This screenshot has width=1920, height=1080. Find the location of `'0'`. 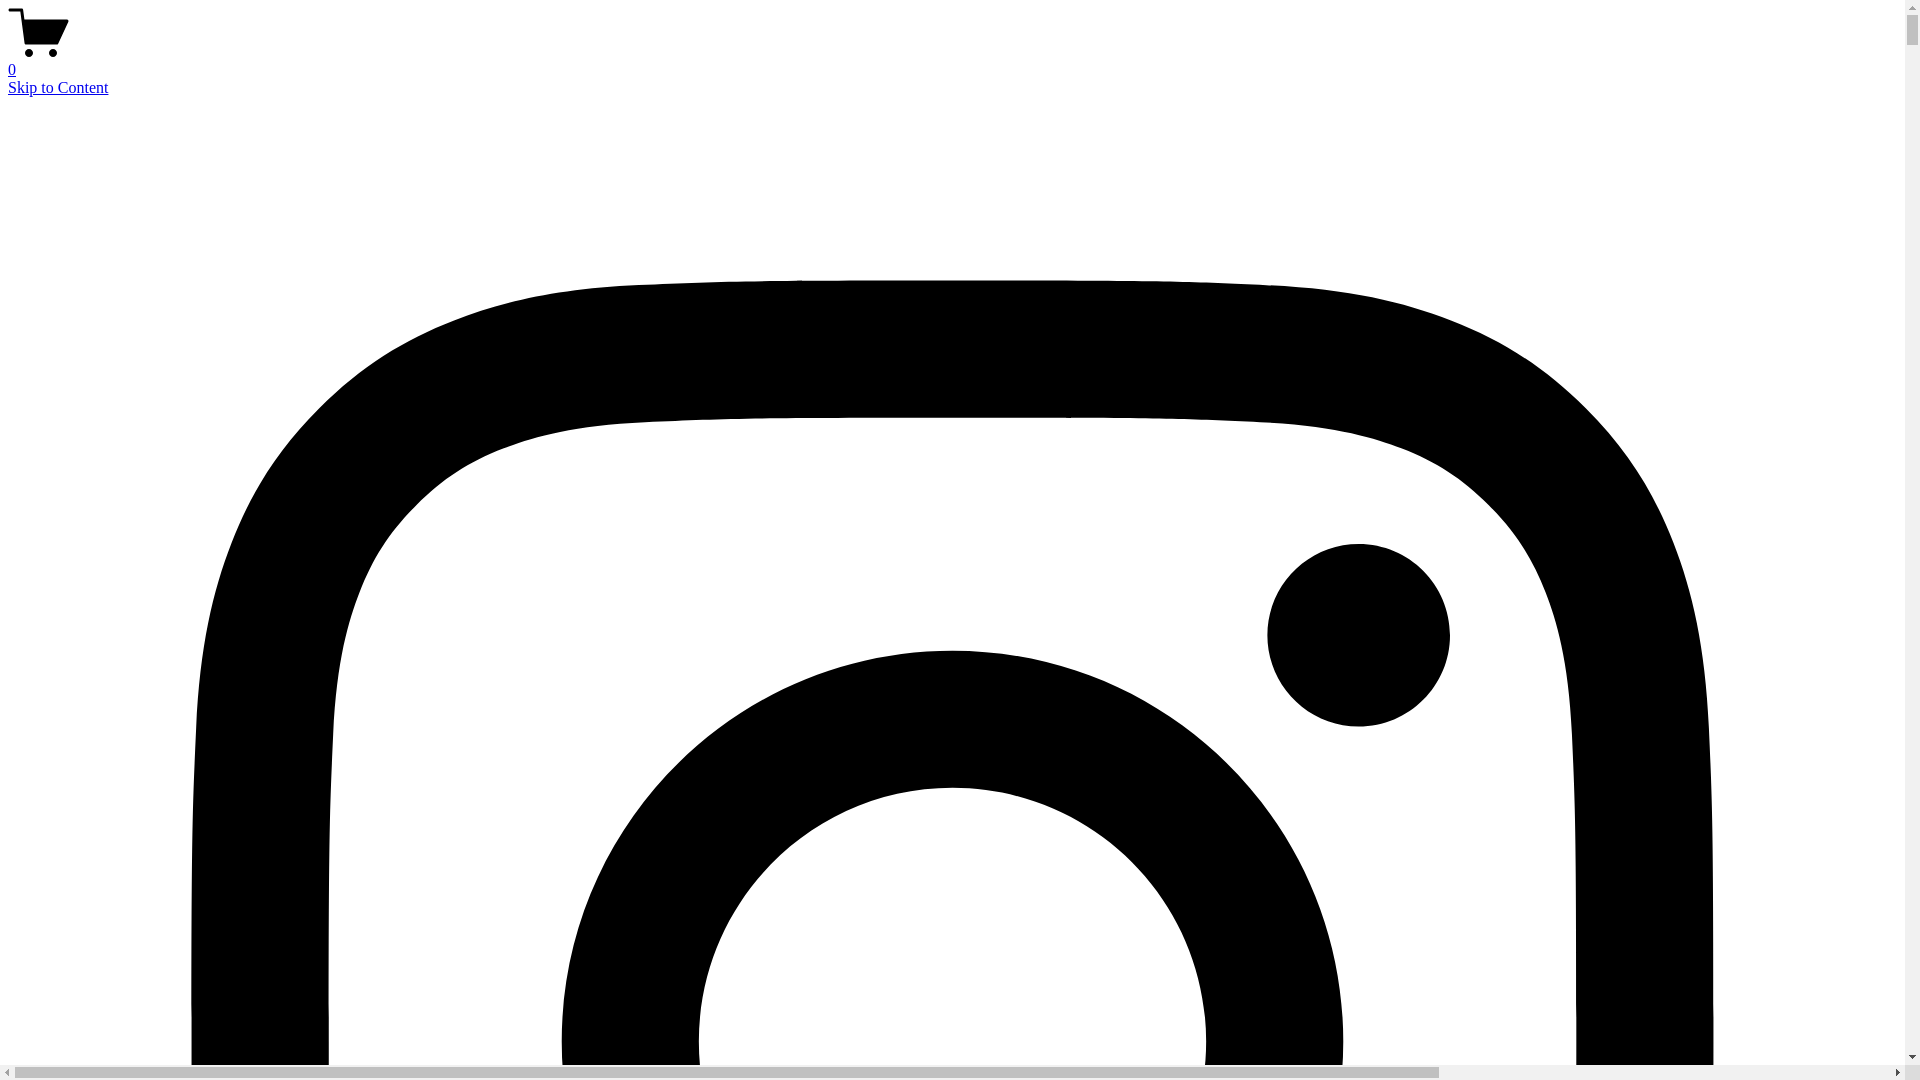

'0' is located at coordinates (951, 60).